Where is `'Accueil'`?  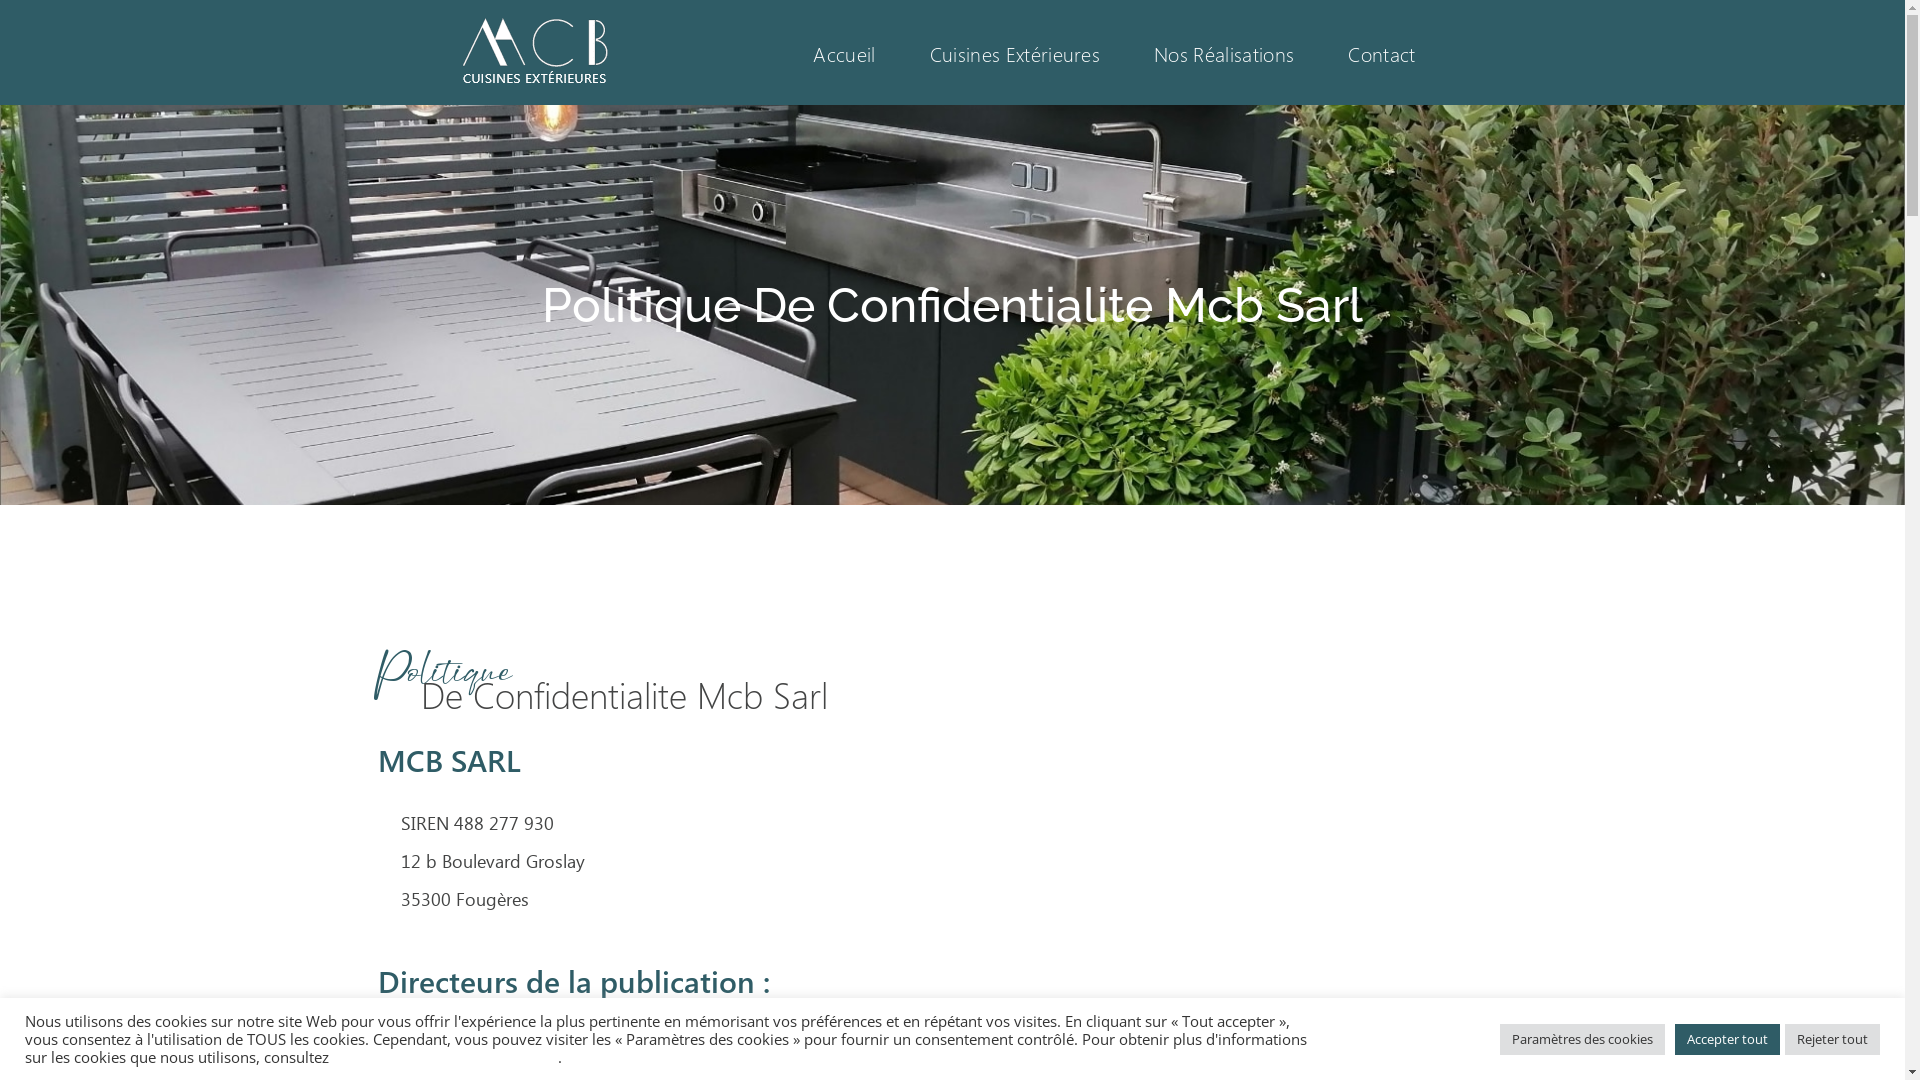 'Accueil' is located at coordinates (785, 51).